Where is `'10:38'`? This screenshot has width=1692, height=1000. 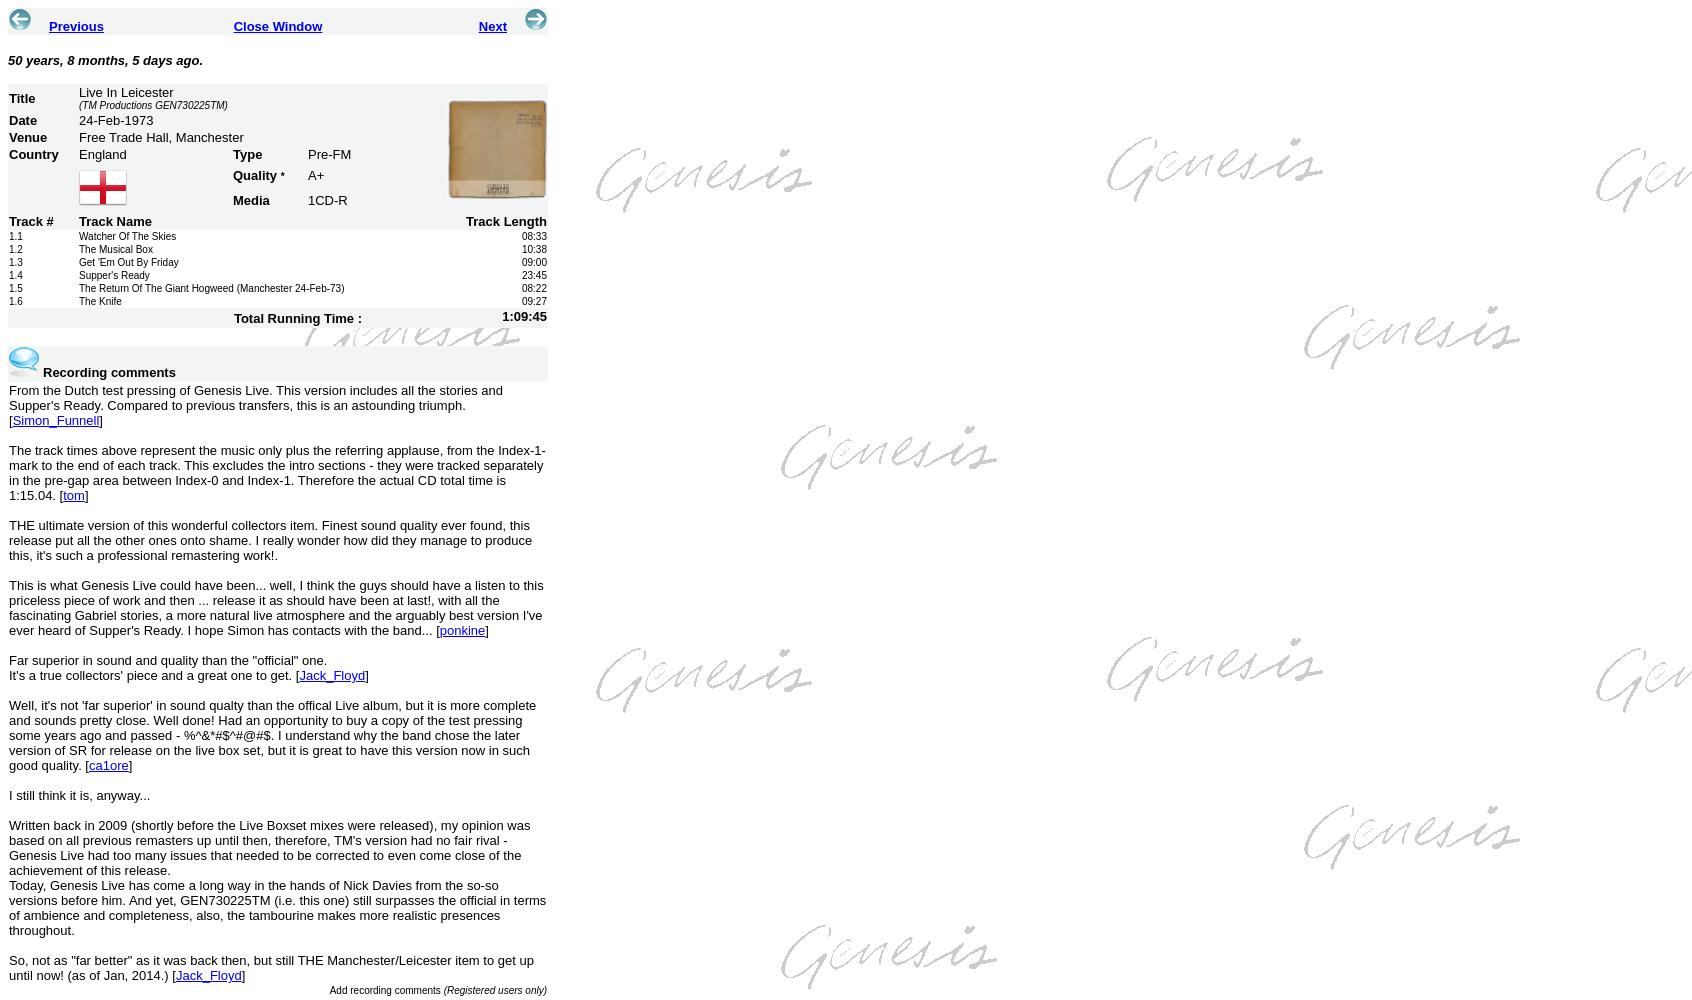 '10:38' is located at coordinates (533, 248).